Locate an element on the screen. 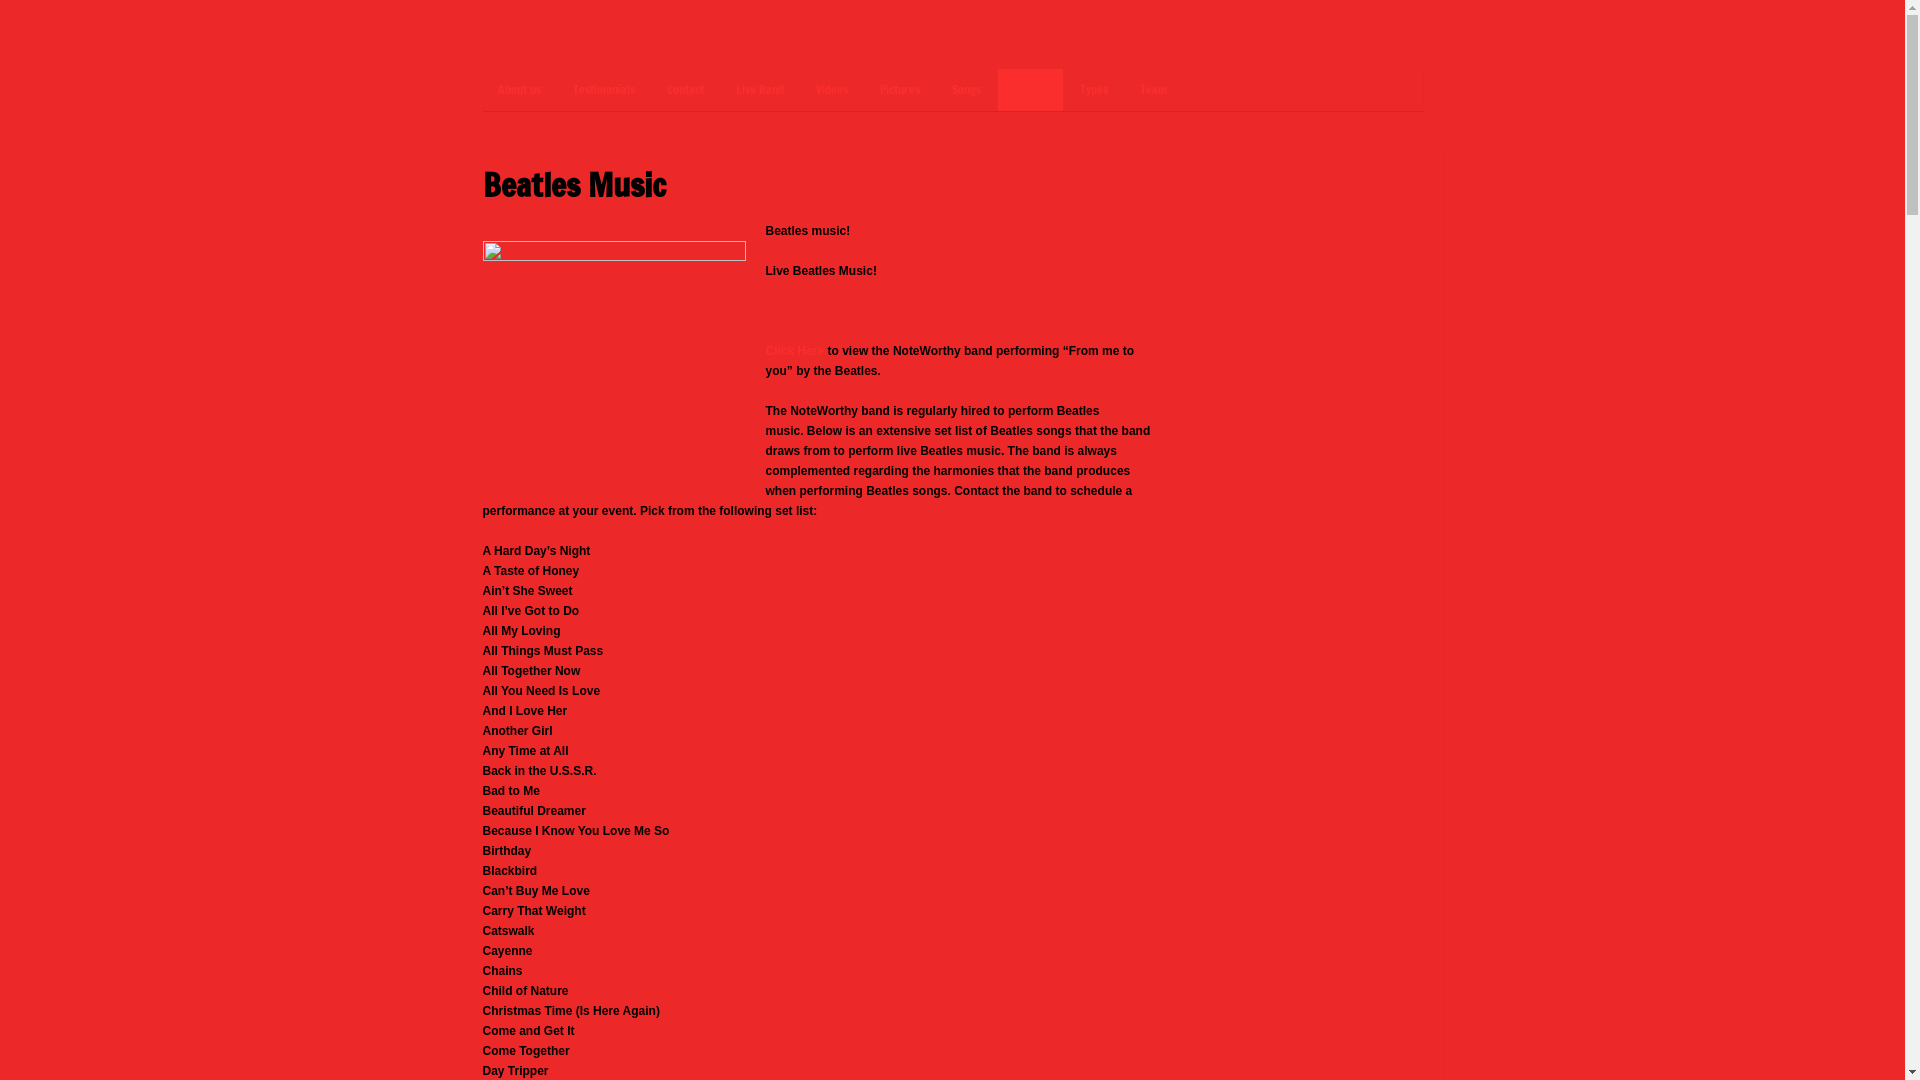 This screenshot has width=1920, height=1080. 'Types' is located at coordinates (1063, 88).